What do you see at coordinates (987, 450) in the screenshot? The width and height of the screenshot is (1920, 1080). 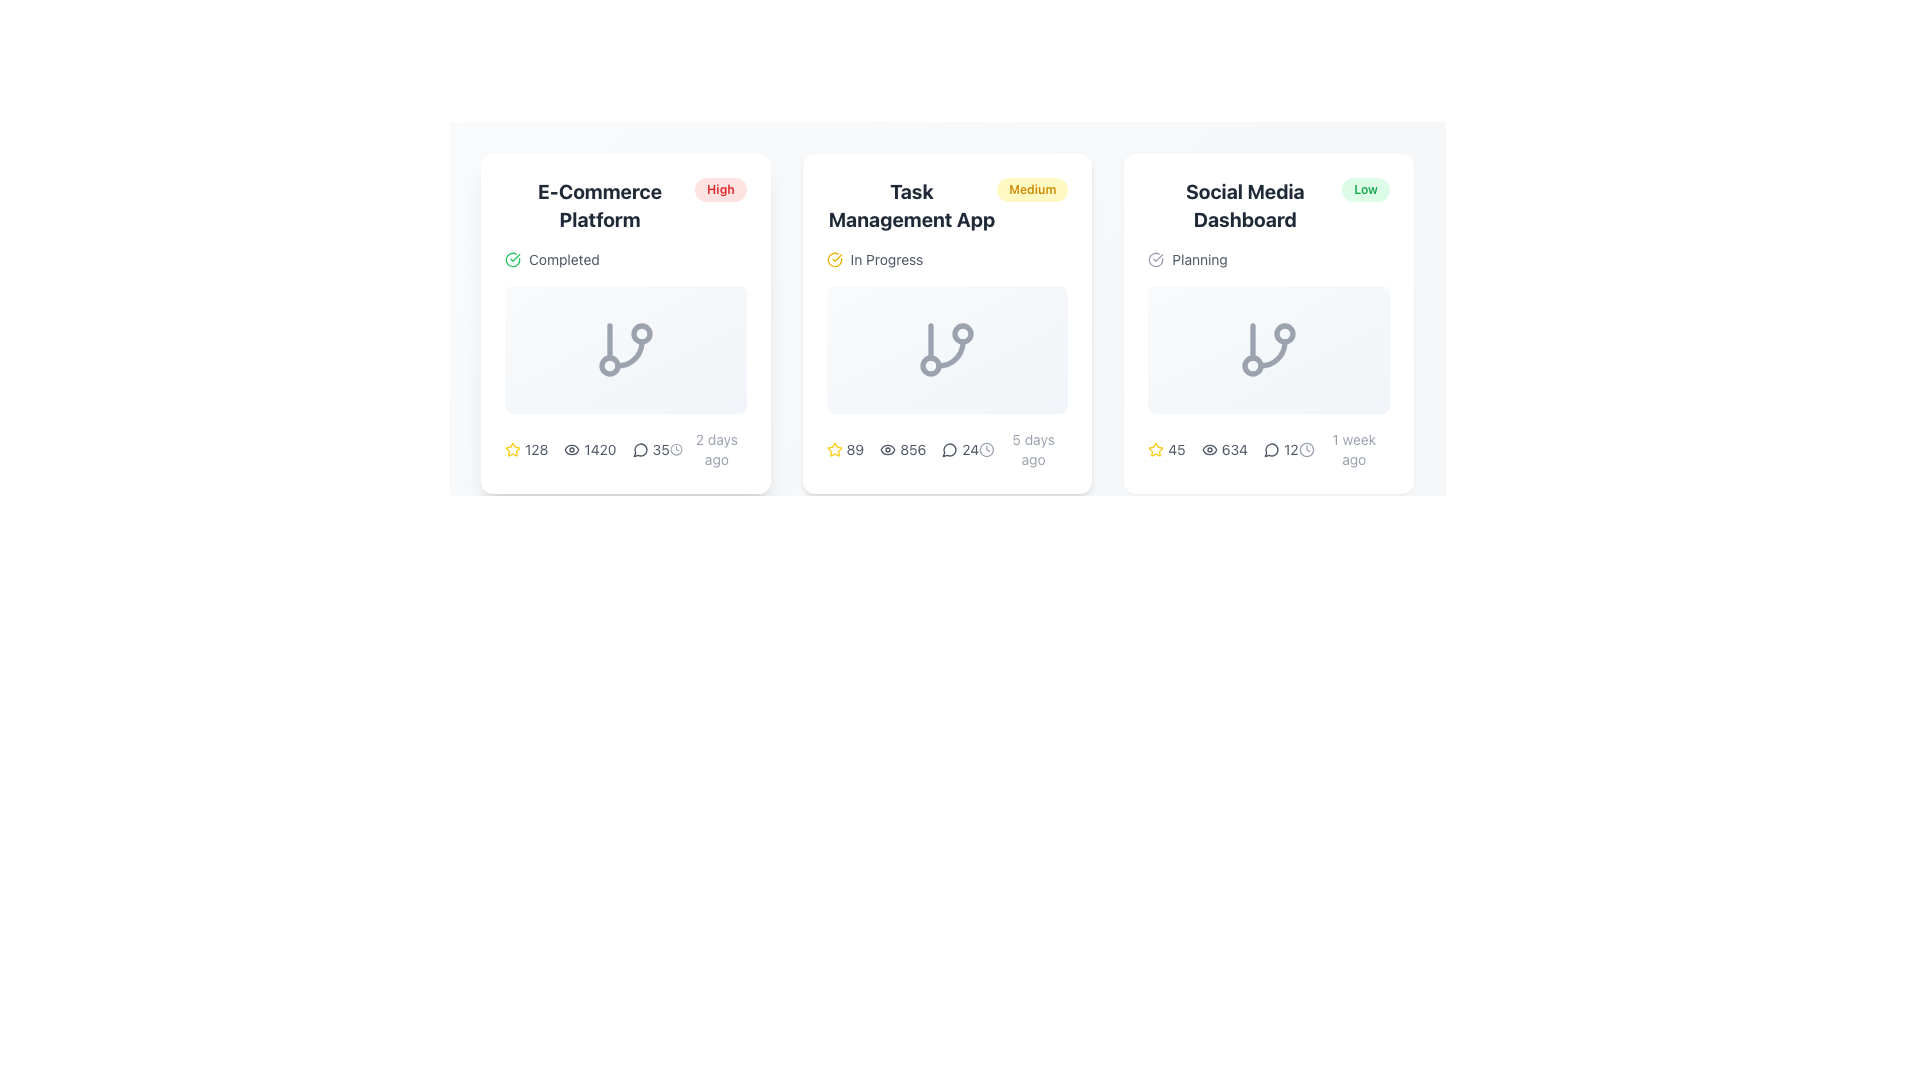 I see `the circular clock icon located in the summary section of the 'Task Management App' card, which is visually associated with the text '5 days ago'` at bounding box center [987, 450].